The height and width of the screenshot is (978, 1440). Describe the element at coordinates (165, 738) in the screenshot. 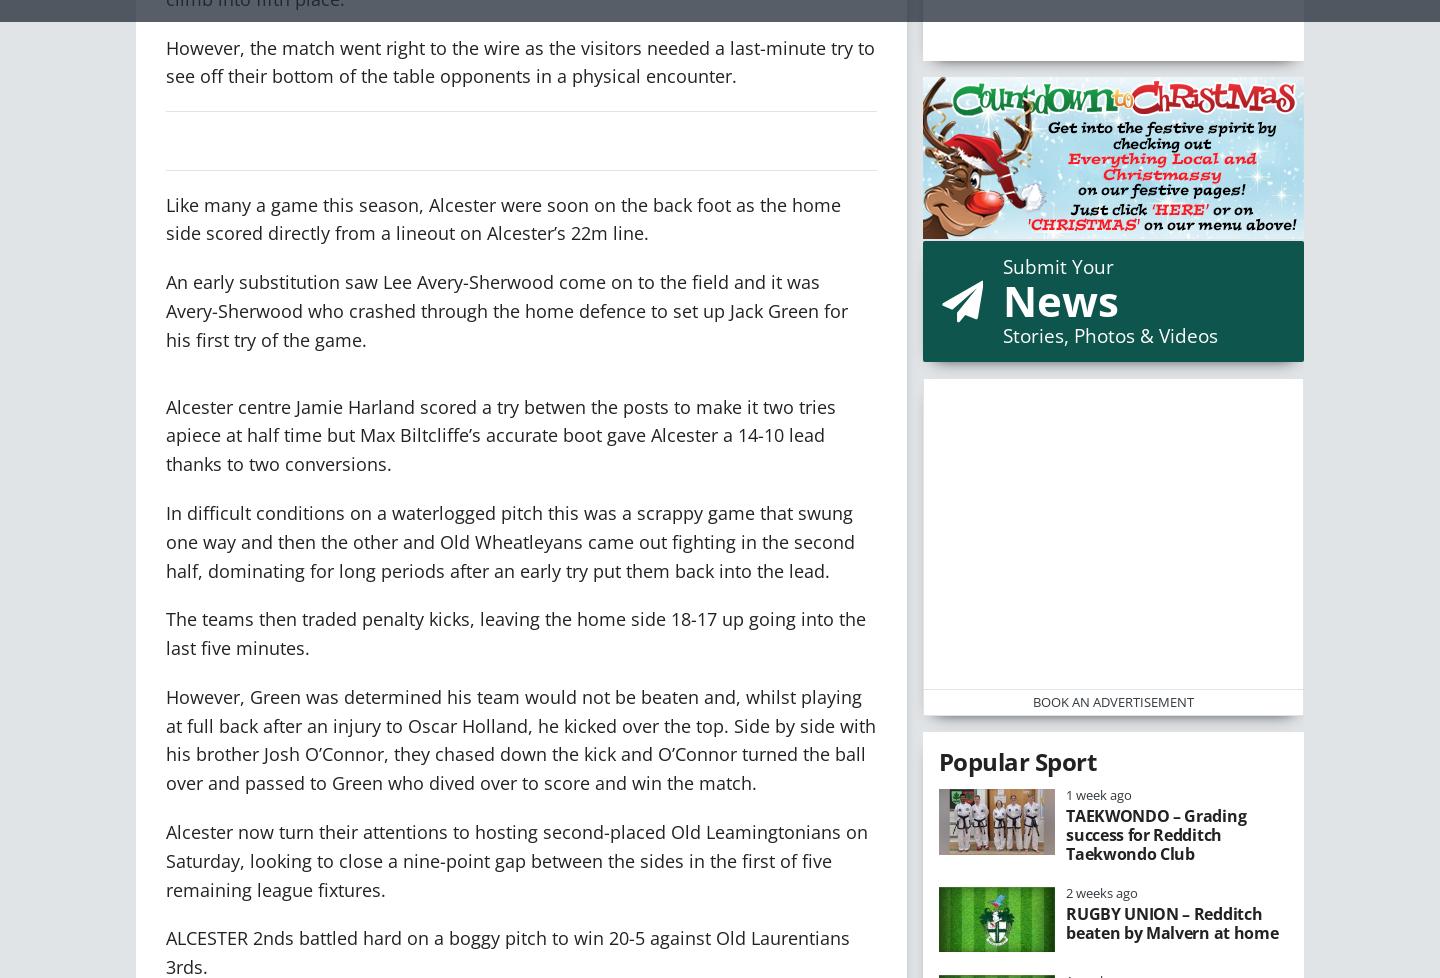

I see `'However, Green was determined his team would not be beaten and, whilst playing at full back after an injury to Oscar Holland, he kicked over the top. Side by side with his brother Josh O’Connor, they chased down the kick and O’Connor turned the ball over and passed to Green who dived over to score and win the match.'` at that location.